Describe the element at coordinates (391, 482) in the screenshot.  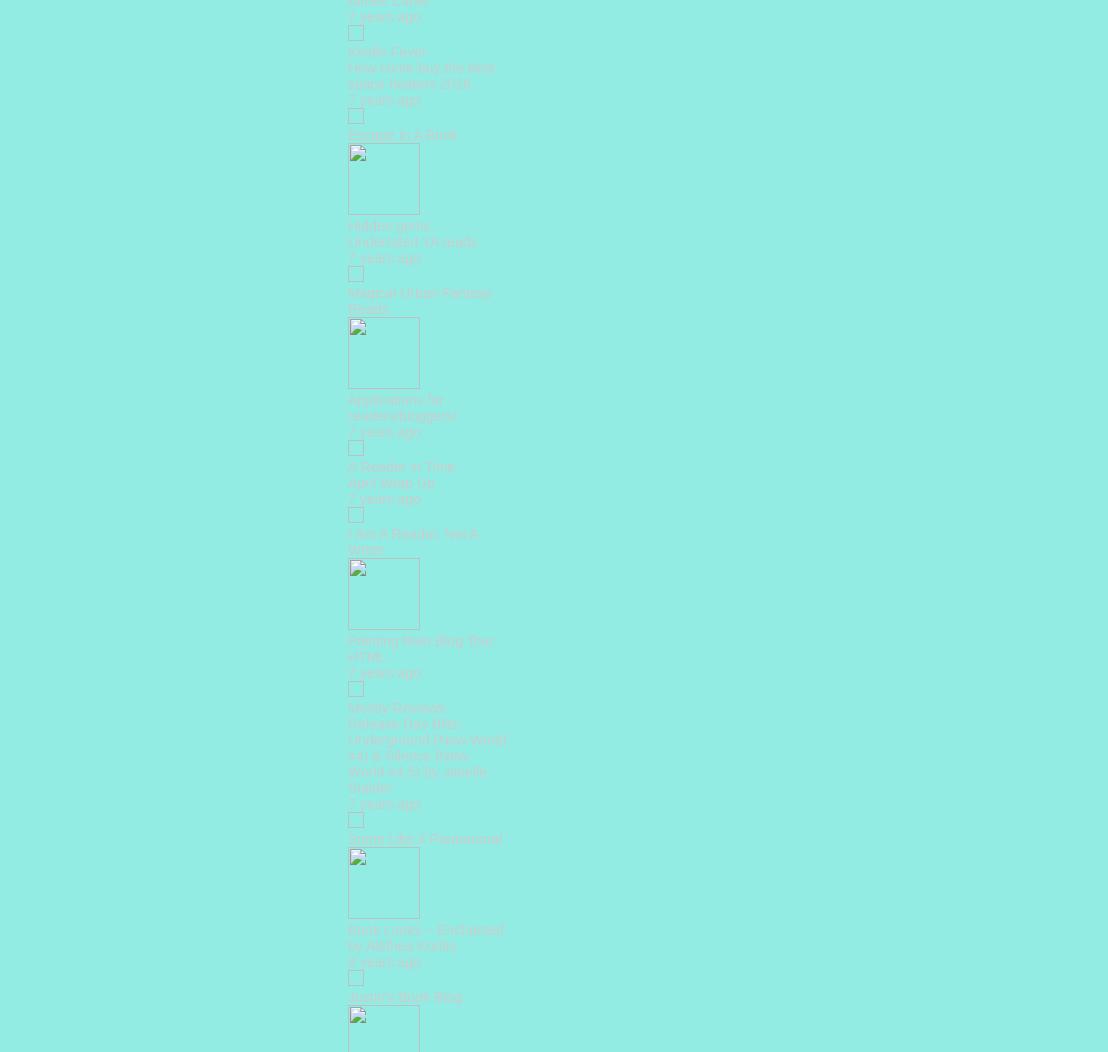
I see `'April Wrap Up'` at that location.